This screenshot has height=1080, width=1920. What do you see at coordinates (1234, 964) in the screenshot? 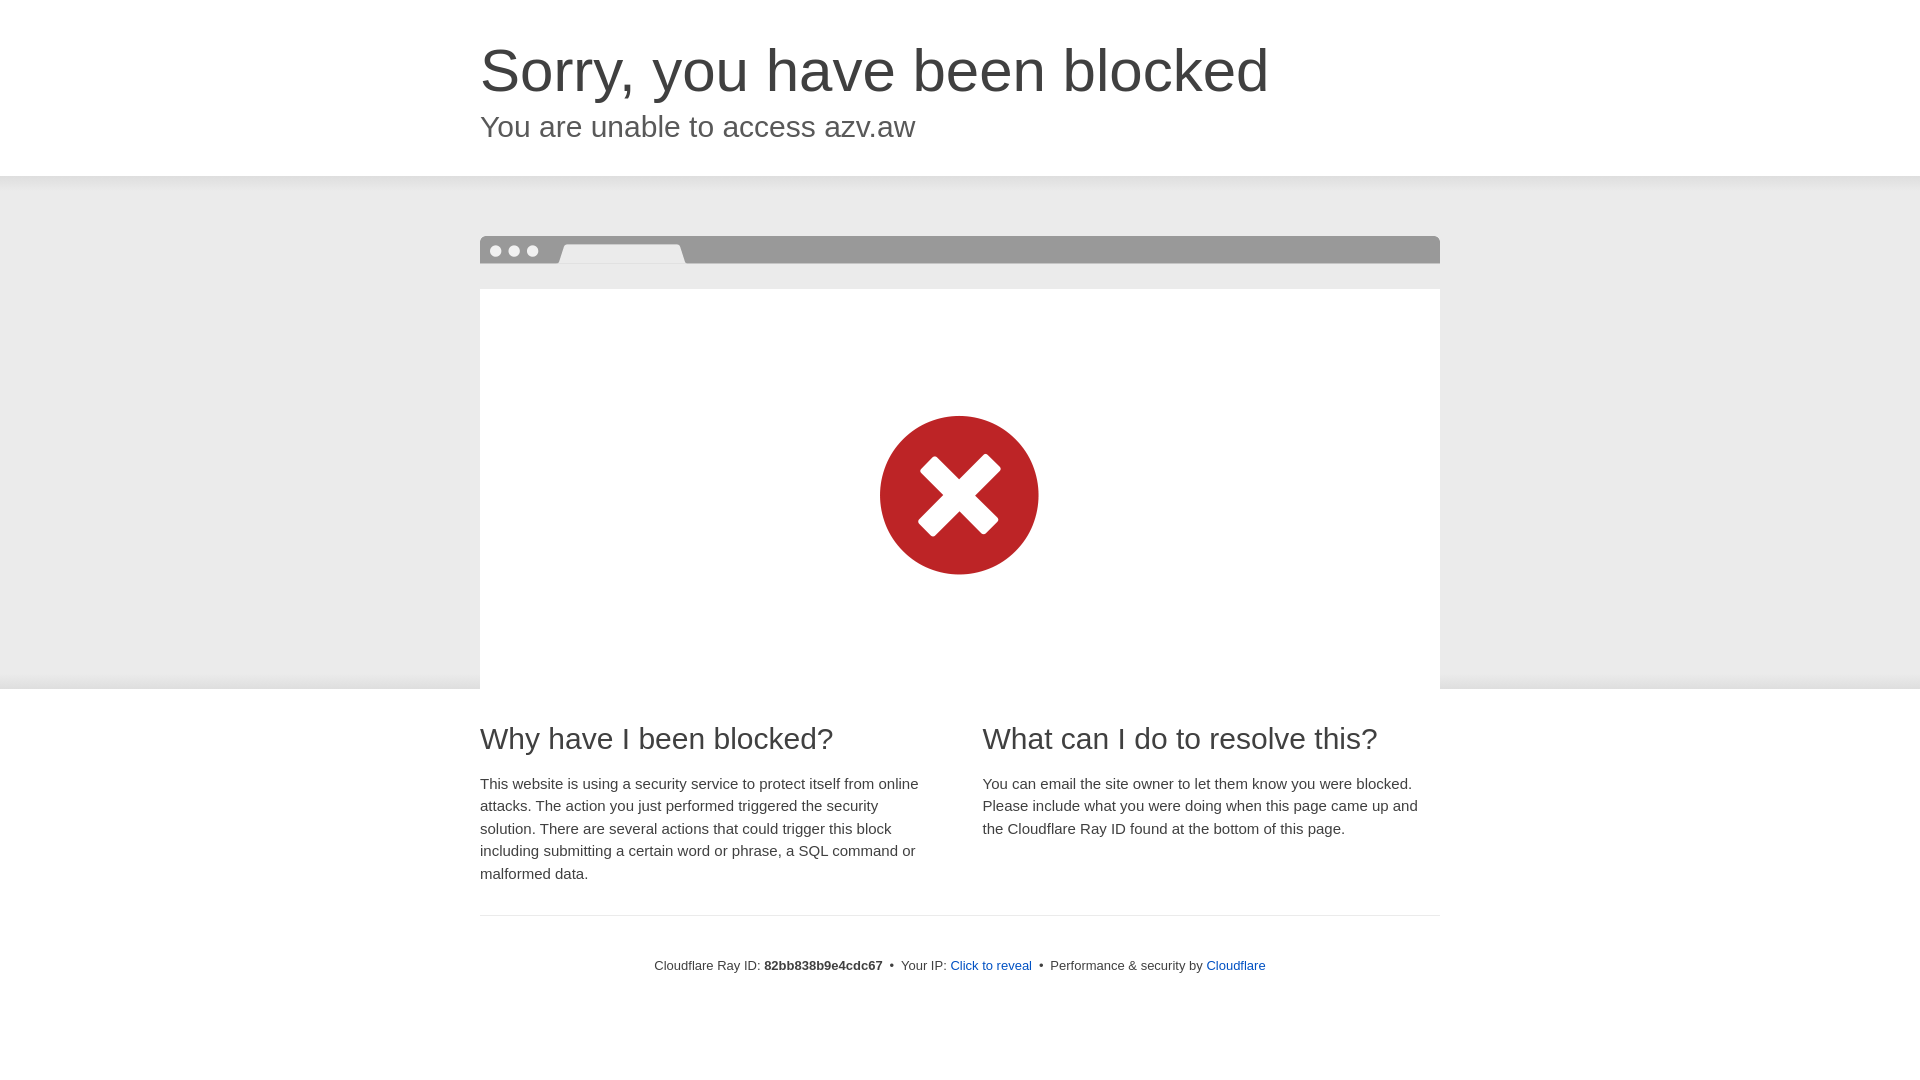
I see `'Cloudflare'` at bounding box center [1234, 964].